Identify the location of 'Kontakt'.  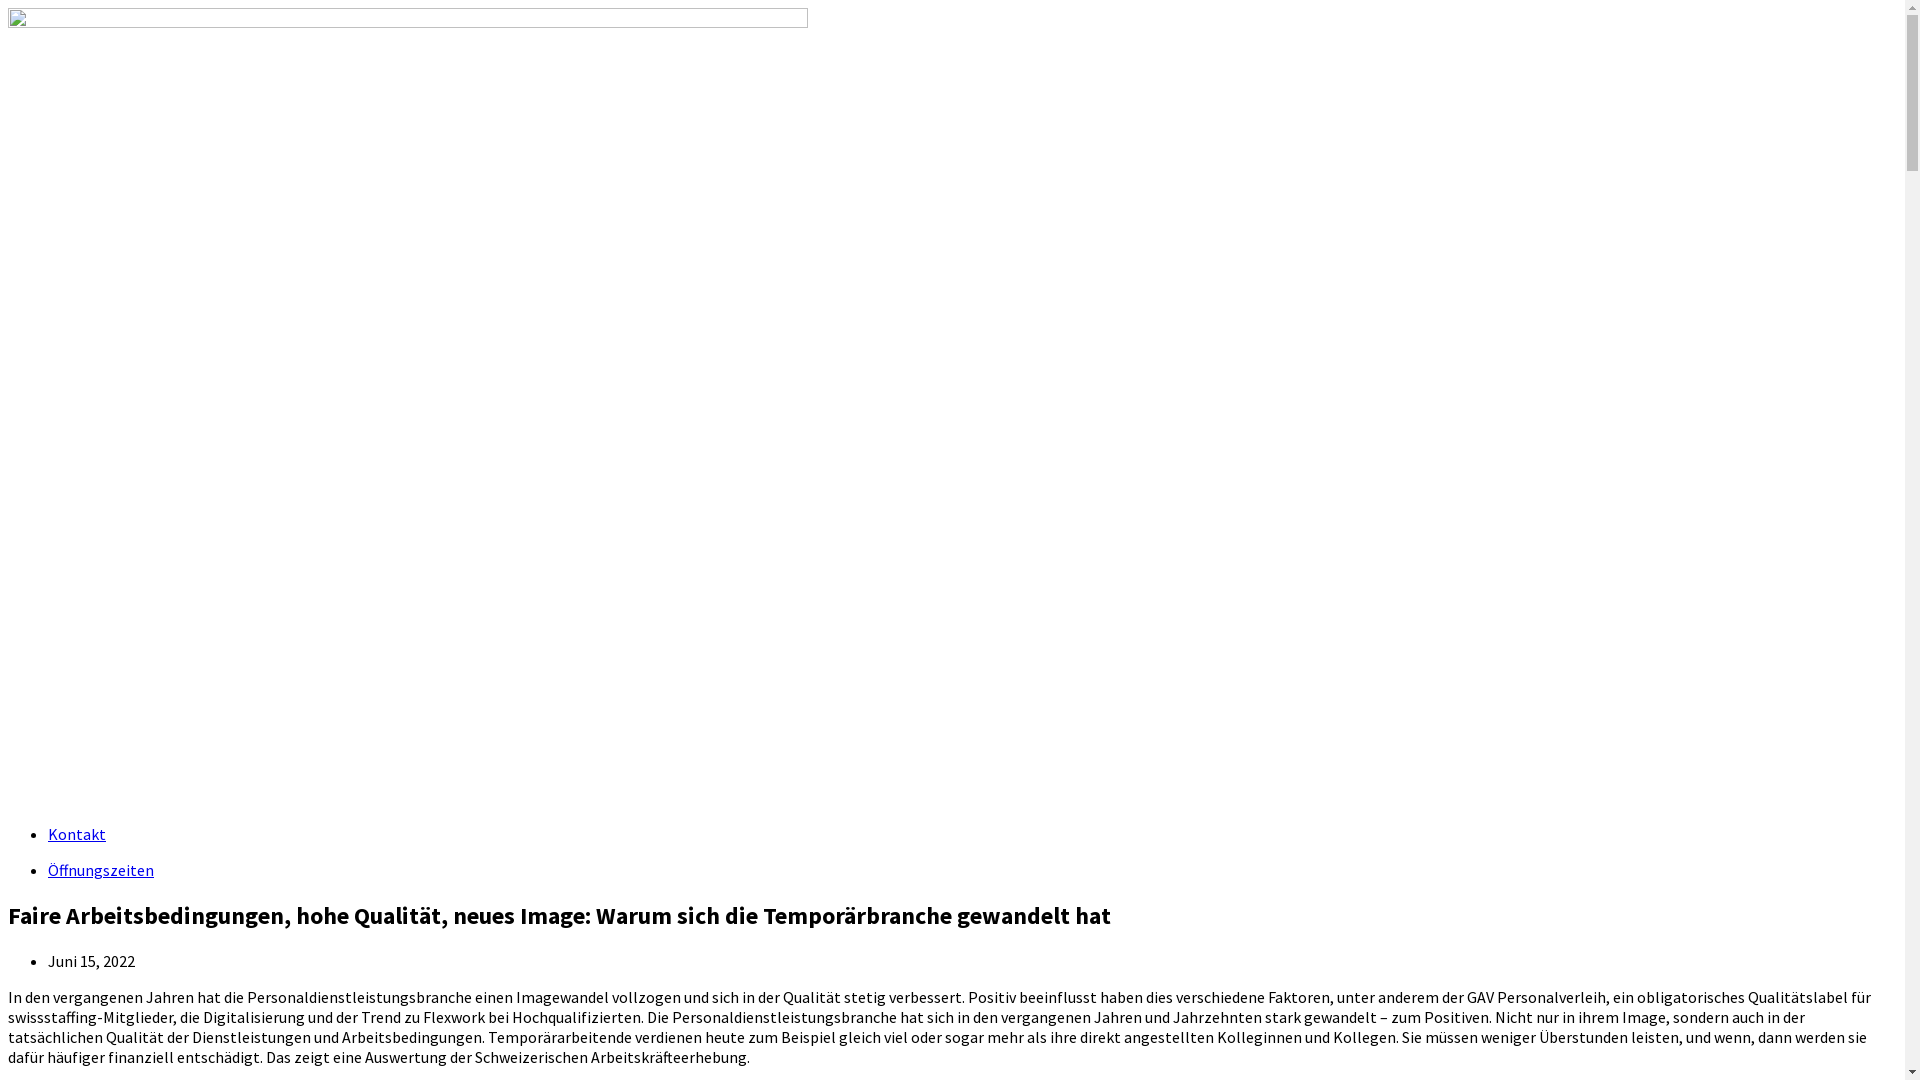
(76, 833).